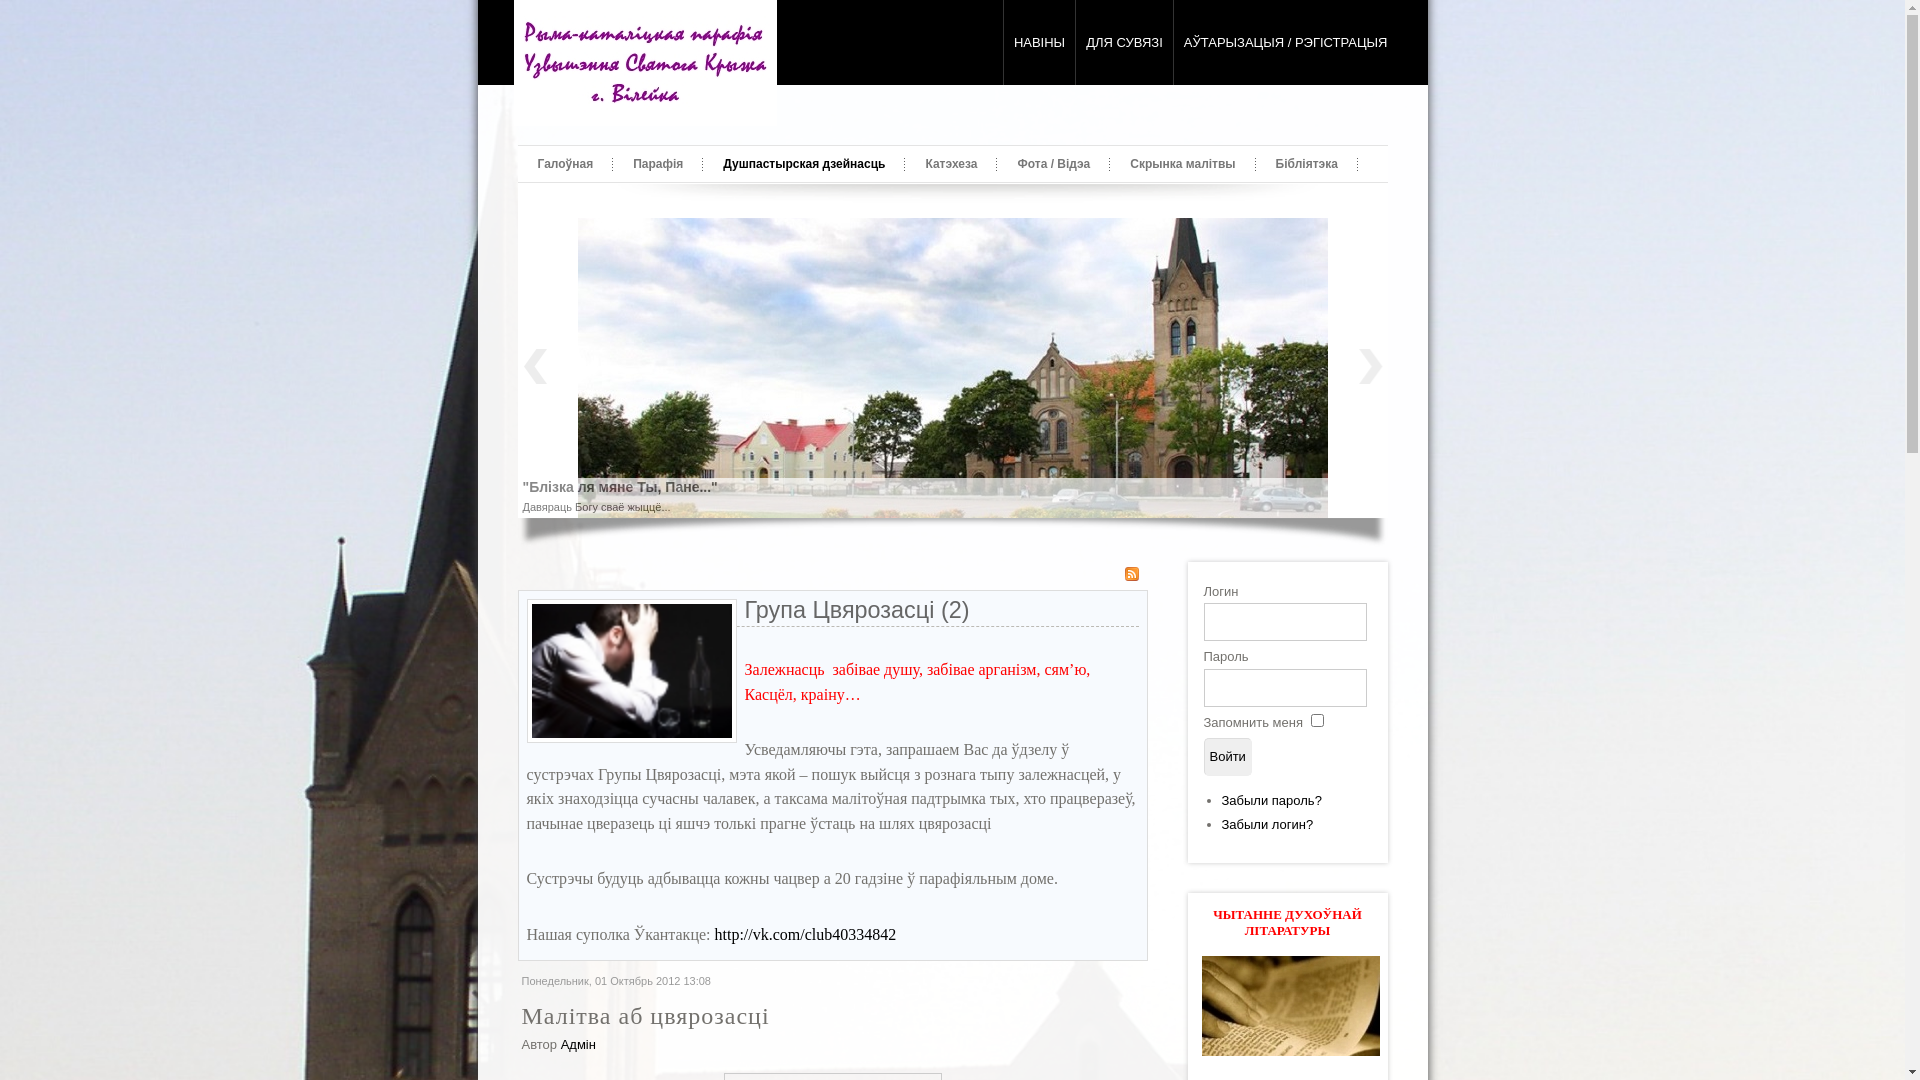 The image size is (1920, 1080). I want to click on 'http://vk.com/club40334842', so click(805, 934).